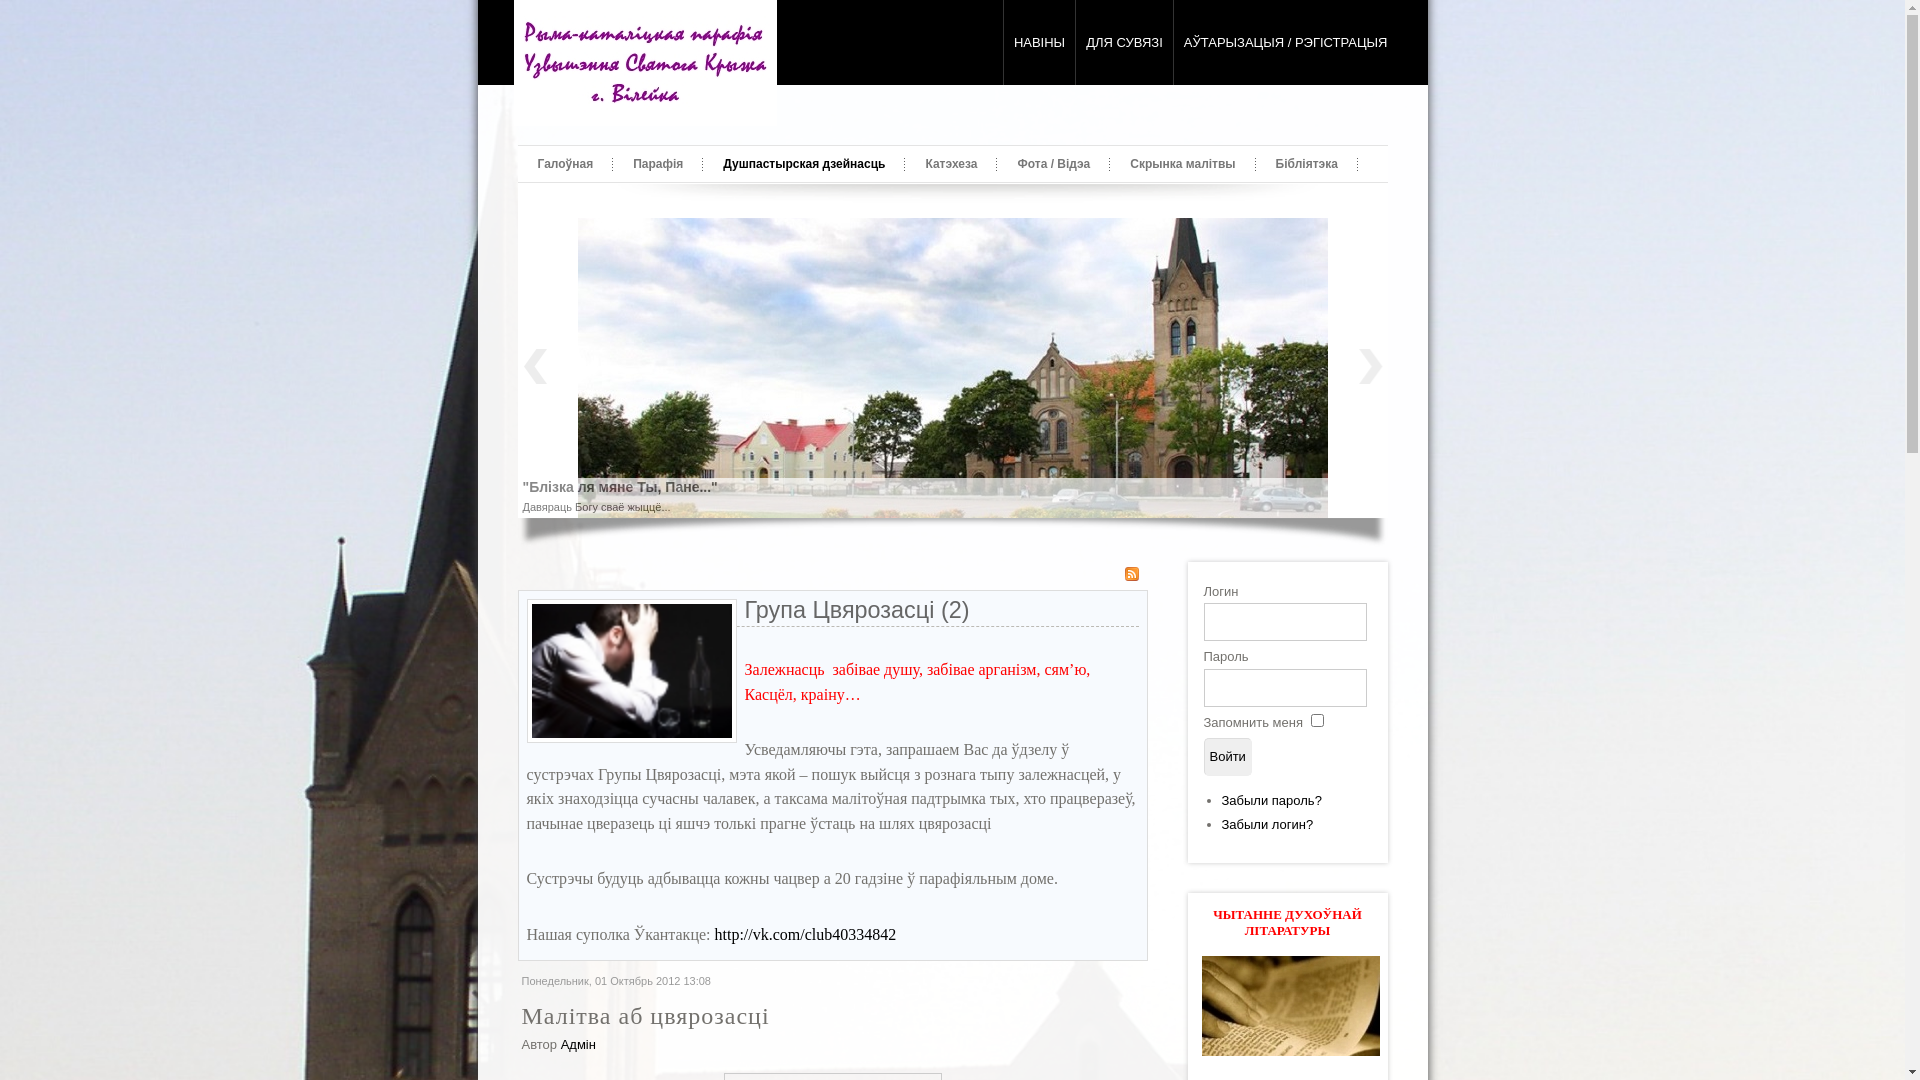 The image size is (1920, 1080). I want to click on 'http://vk.com/club40334842', so click(805, 934).